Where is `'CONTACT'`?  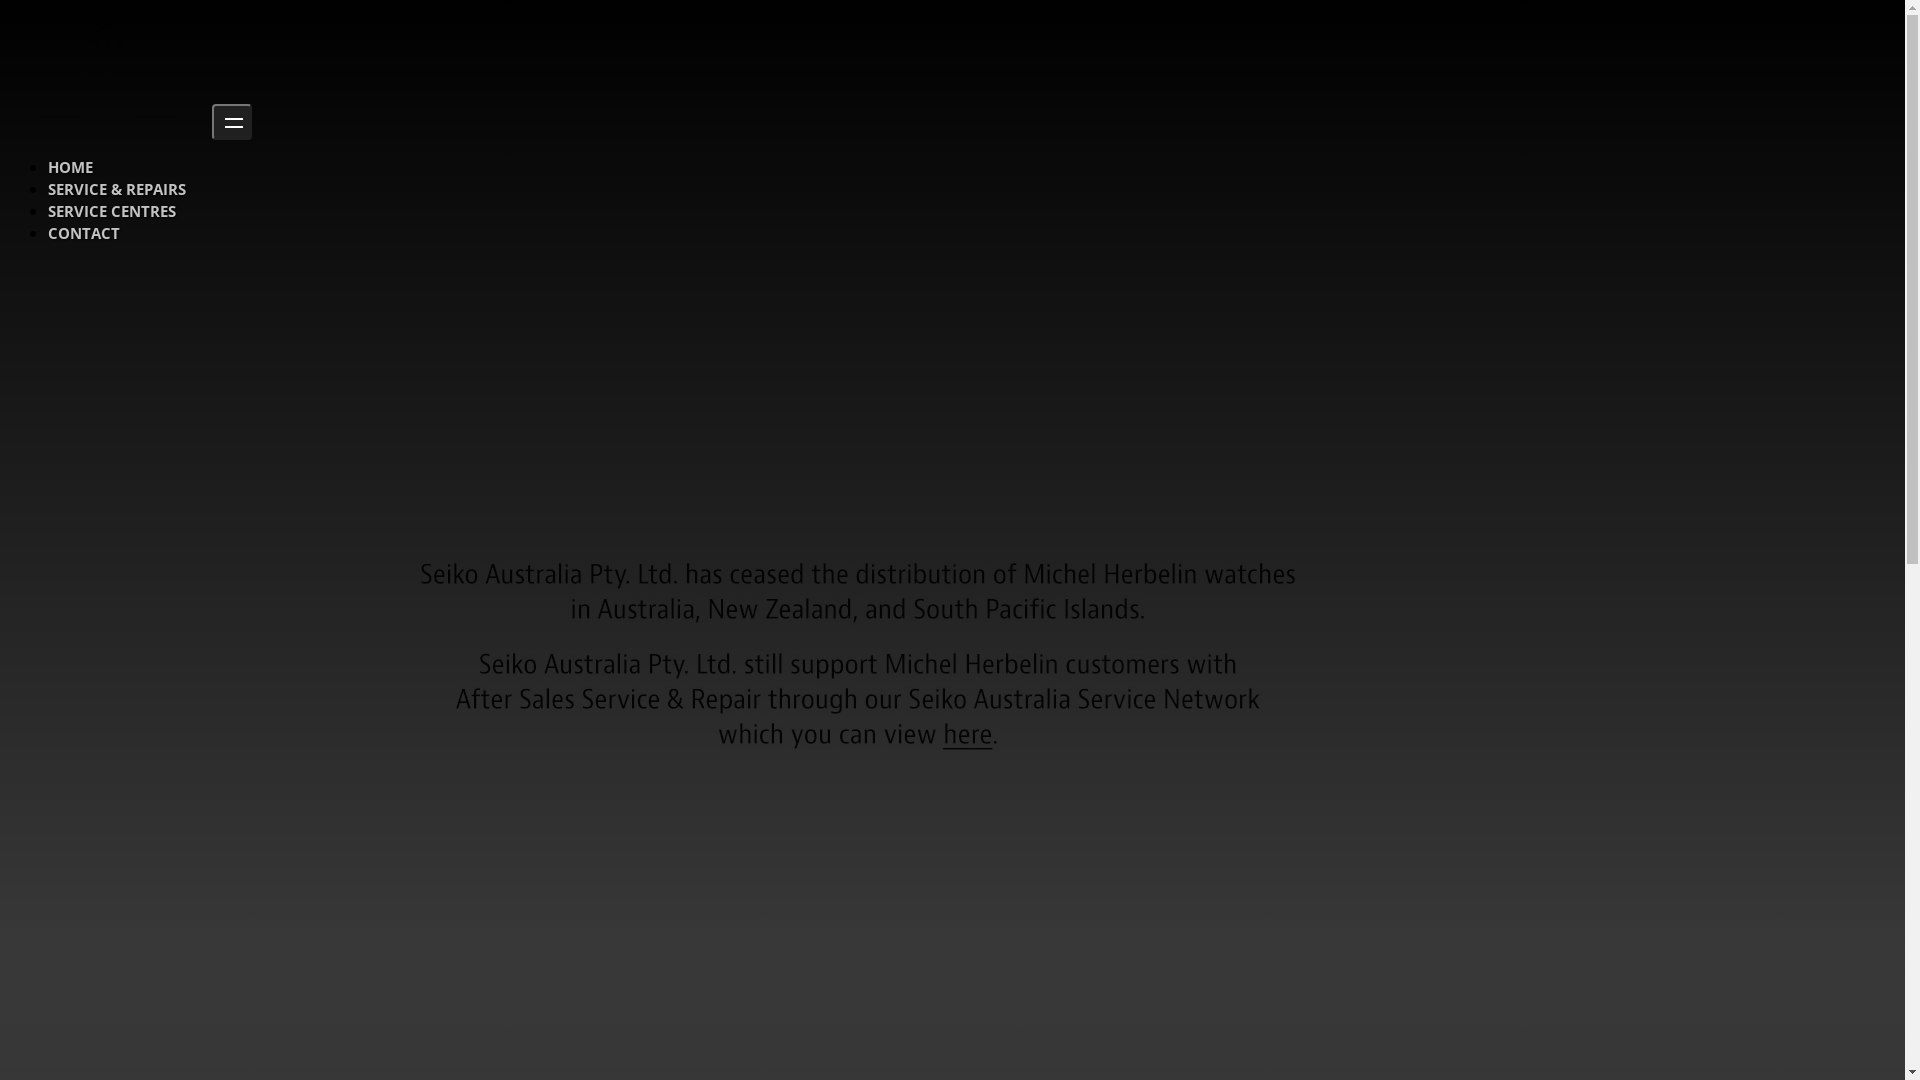 'CONTACT' is located at coordinates (82, 231).